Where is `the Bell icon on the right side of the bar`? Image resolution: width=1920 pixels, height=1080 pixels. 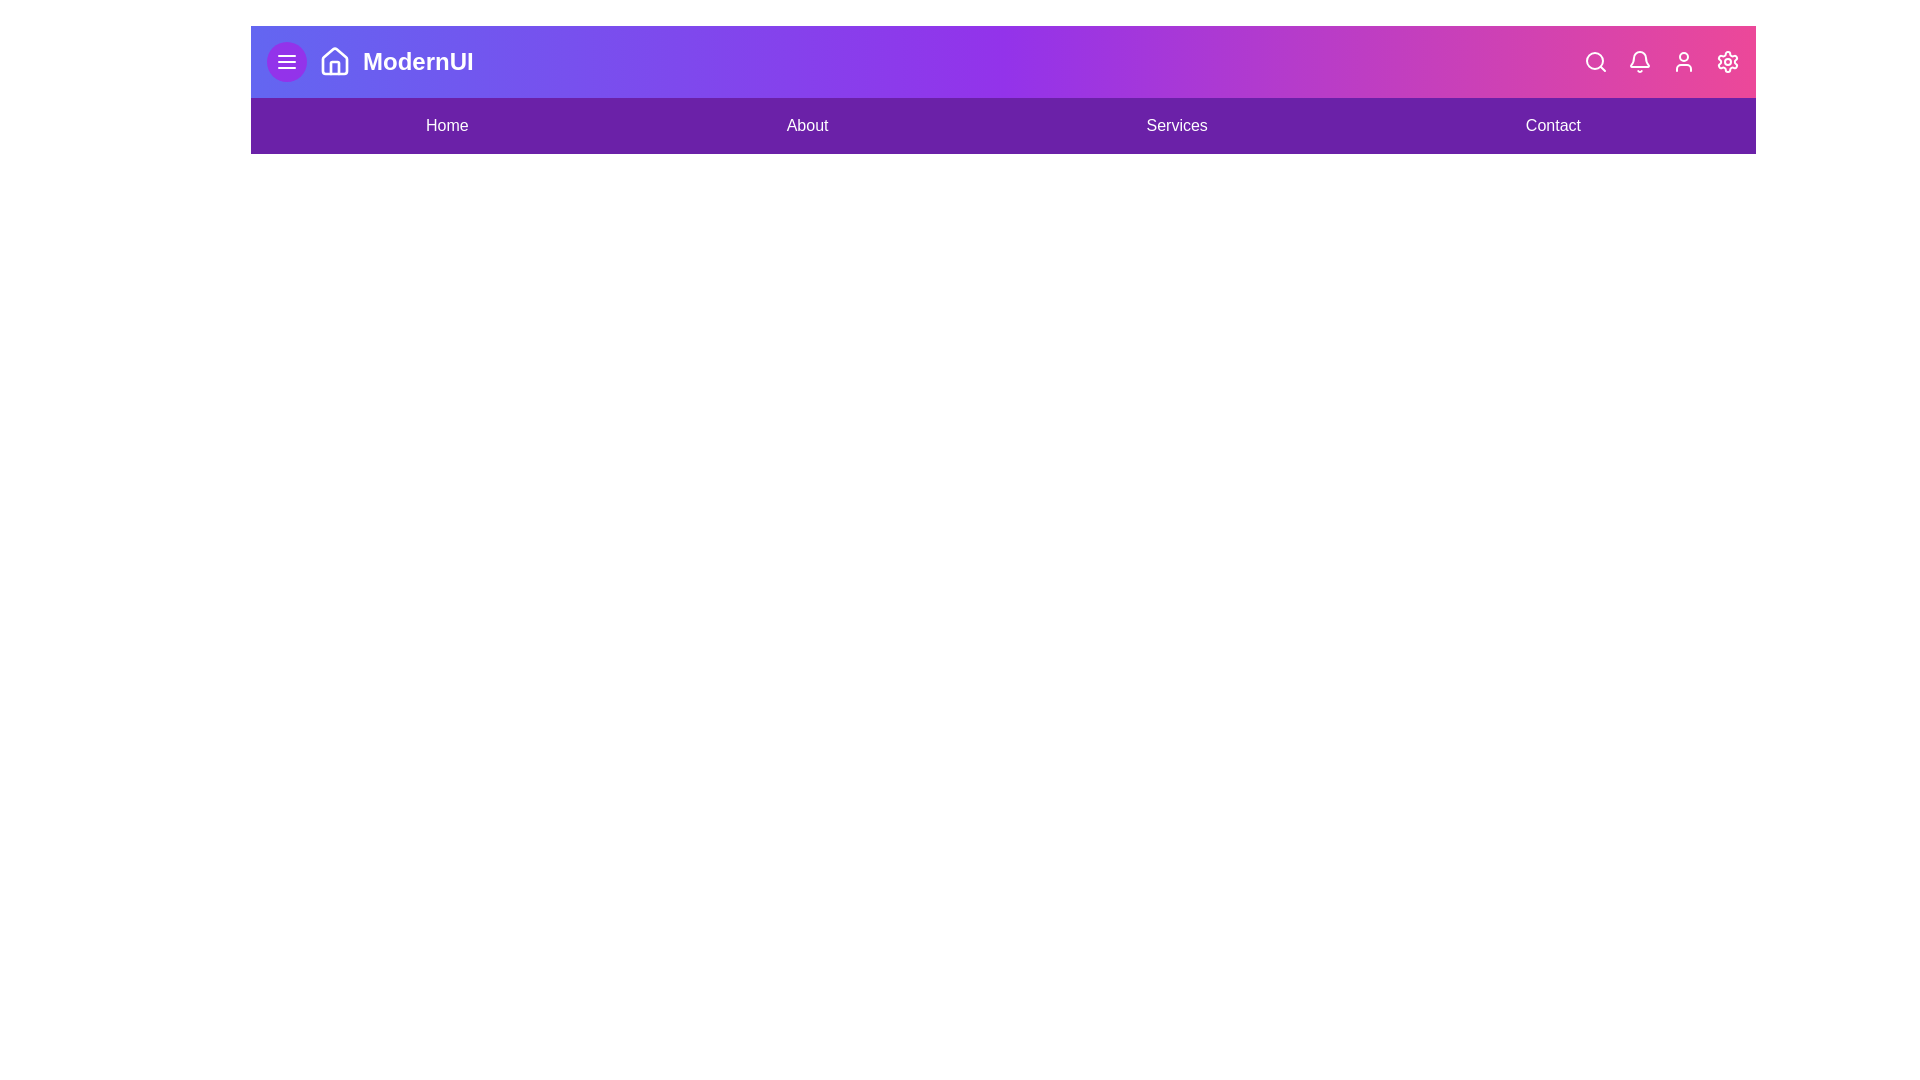 the Bell icon on the right side of the bar is located at coordinates (1640, 60).